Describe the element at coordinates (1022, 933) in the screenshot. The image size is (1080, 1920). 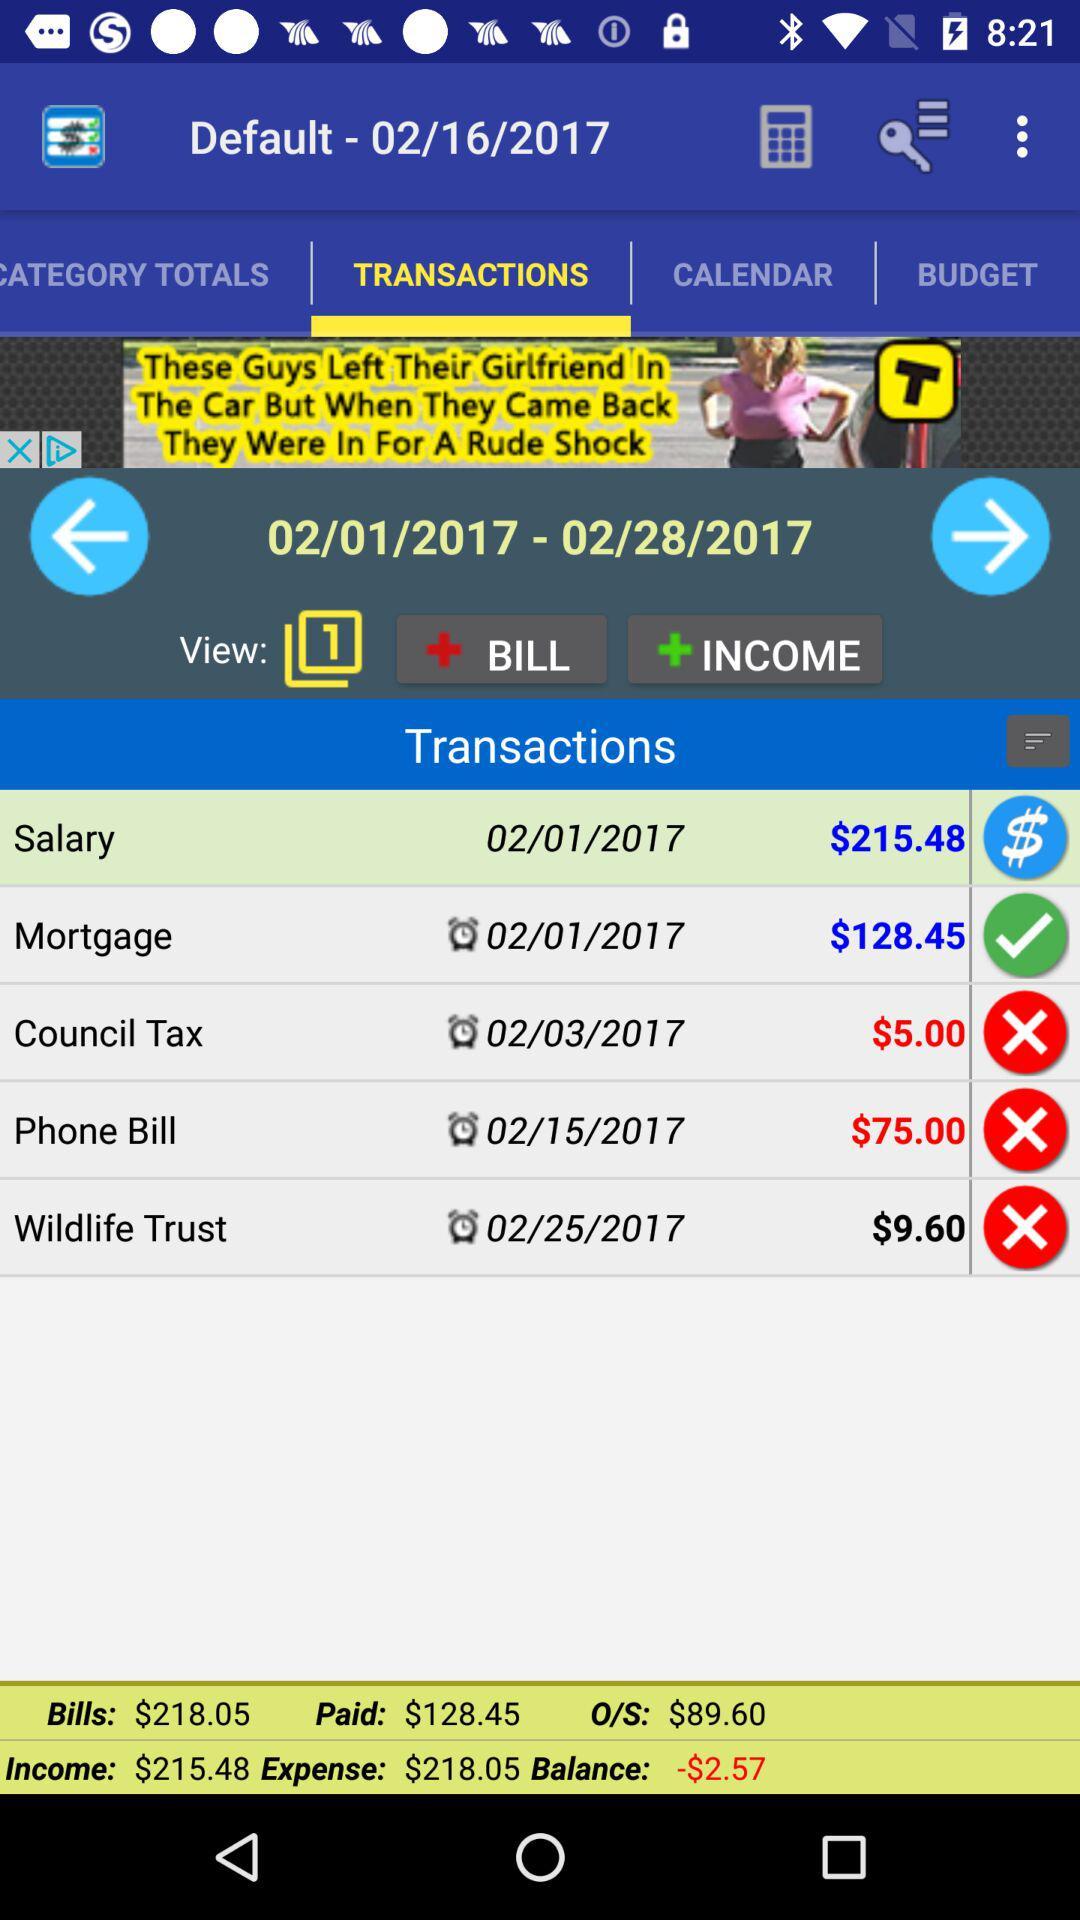
I see `correct` at that location.